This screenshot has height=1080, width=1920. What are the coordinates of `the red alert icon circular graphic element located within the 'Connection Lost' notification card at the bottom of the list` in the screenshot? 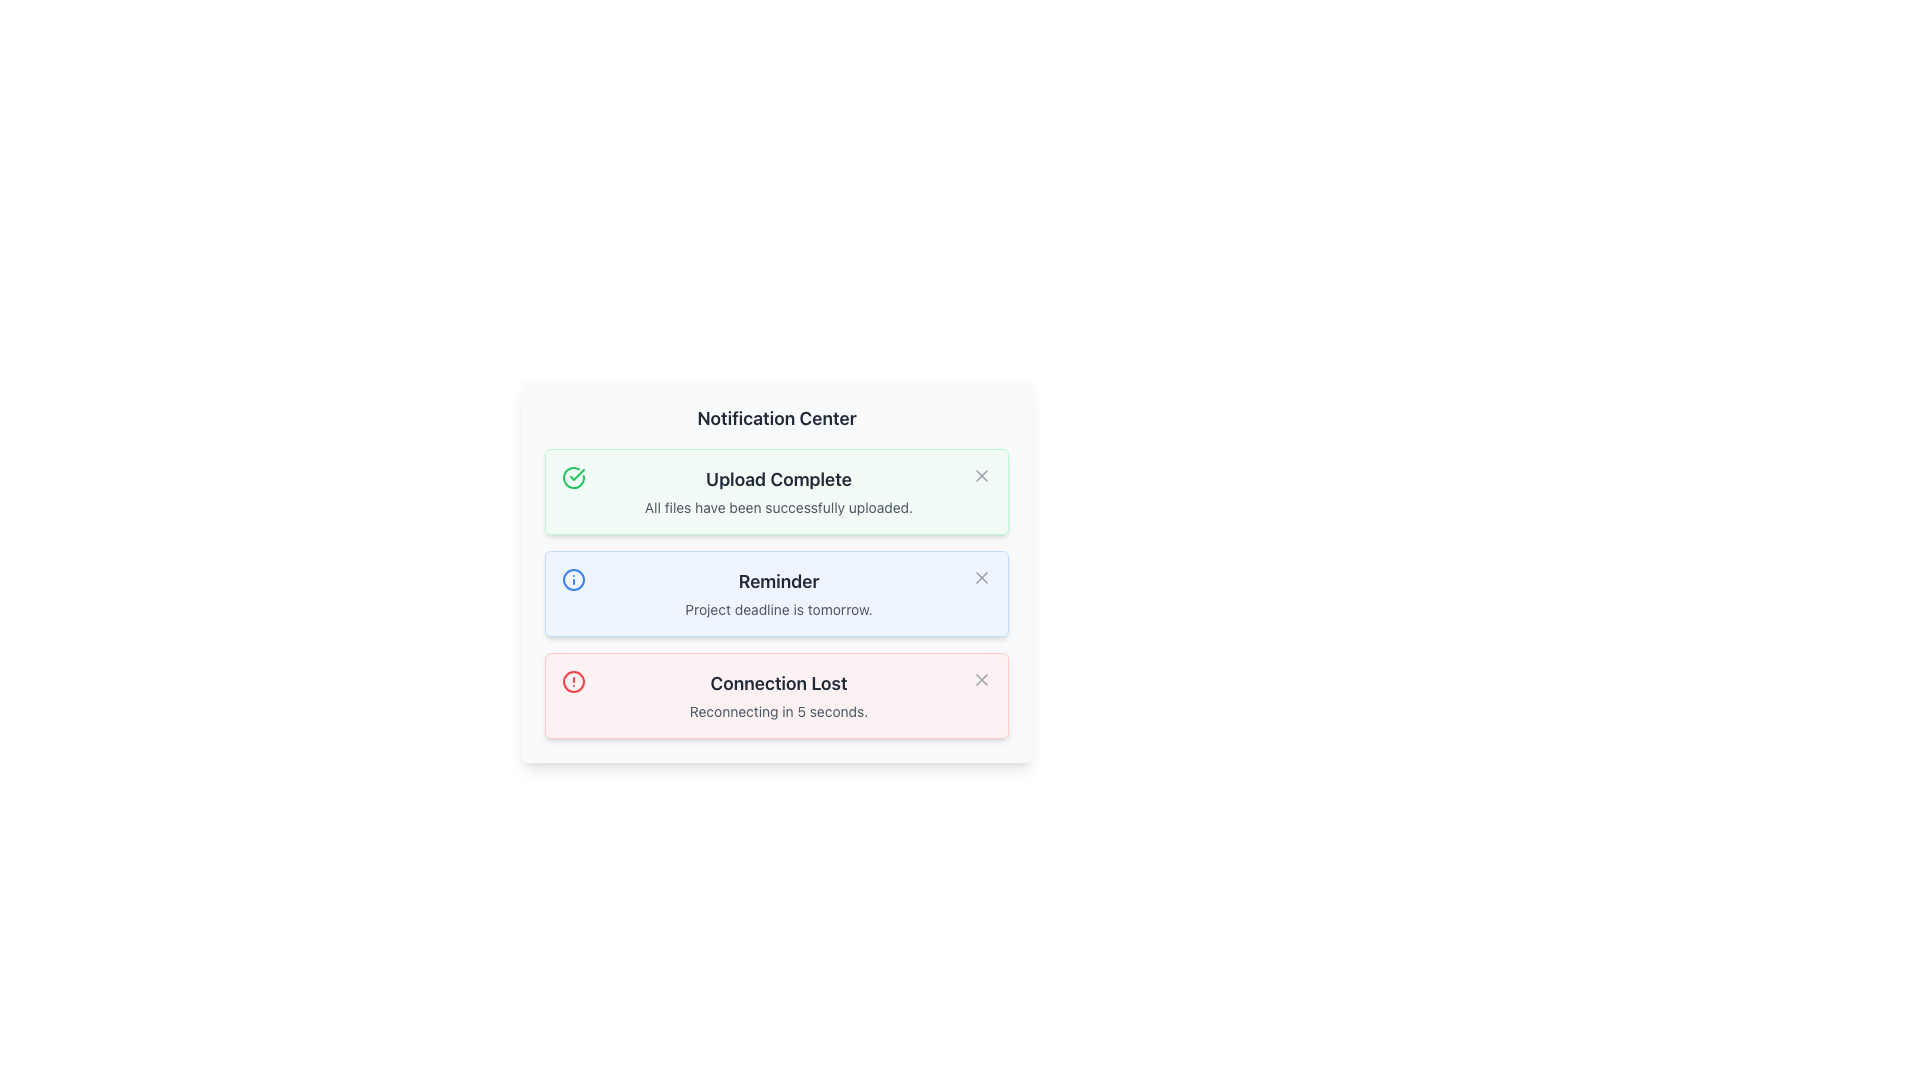 It's located at (573, 681).